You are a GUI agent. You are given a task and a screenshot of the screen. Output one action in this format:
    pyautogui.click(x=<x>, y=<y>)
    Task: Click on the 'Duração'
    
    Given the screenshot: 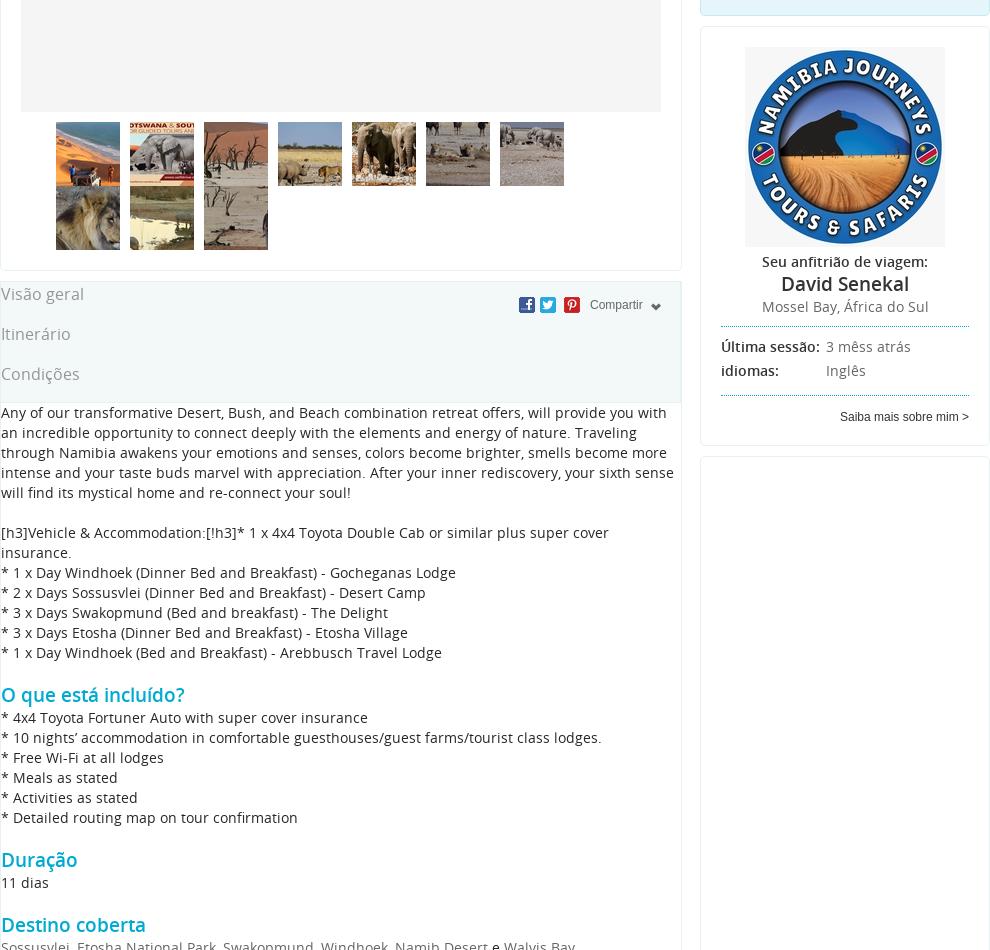 What is the action you would take?
    pyautogui.click(x=0, y=859)
    